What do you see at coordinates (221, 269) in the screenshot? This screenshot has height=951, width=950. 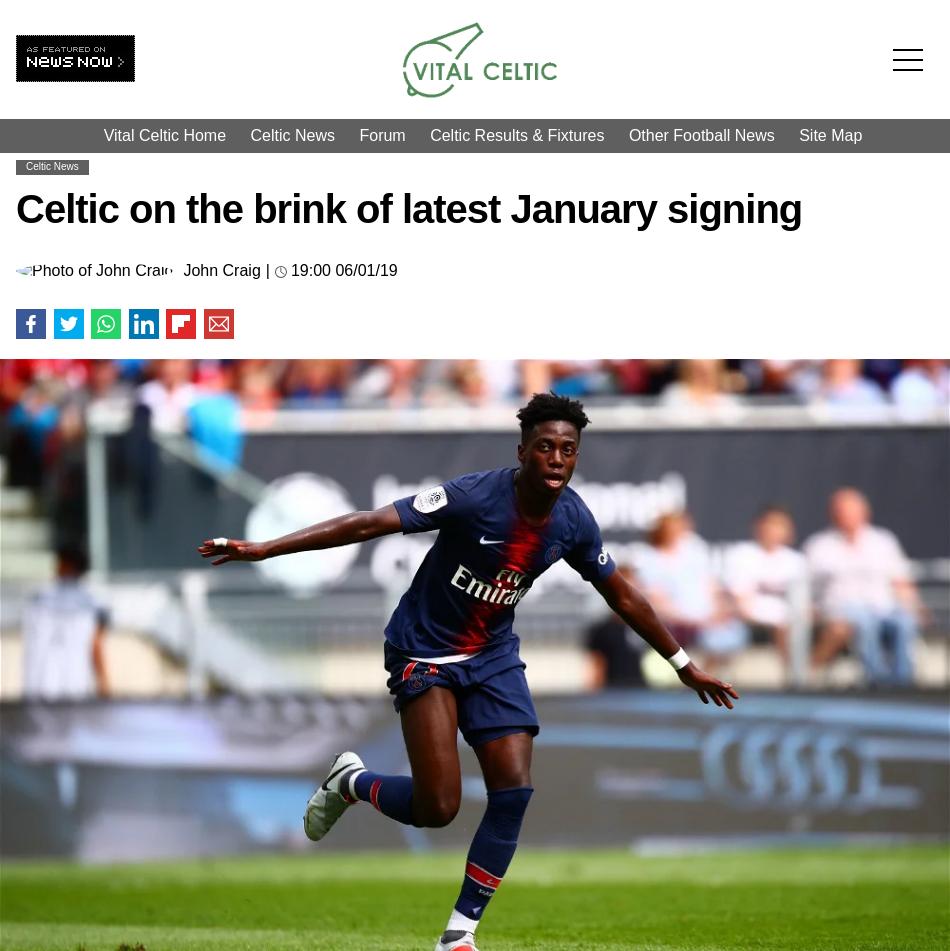 I see `'John Craig'` at bounding box center [221, 269].